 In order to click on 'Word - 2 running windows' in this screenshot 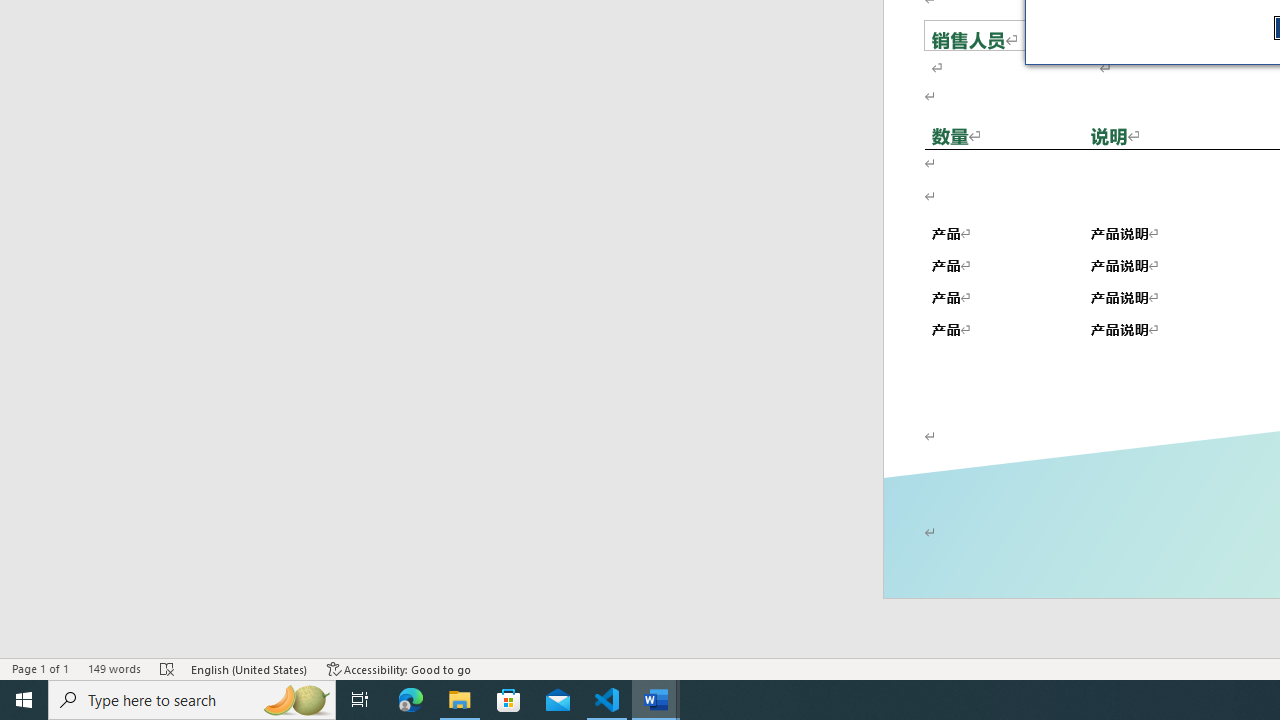, I will do `click(656, 698)`.